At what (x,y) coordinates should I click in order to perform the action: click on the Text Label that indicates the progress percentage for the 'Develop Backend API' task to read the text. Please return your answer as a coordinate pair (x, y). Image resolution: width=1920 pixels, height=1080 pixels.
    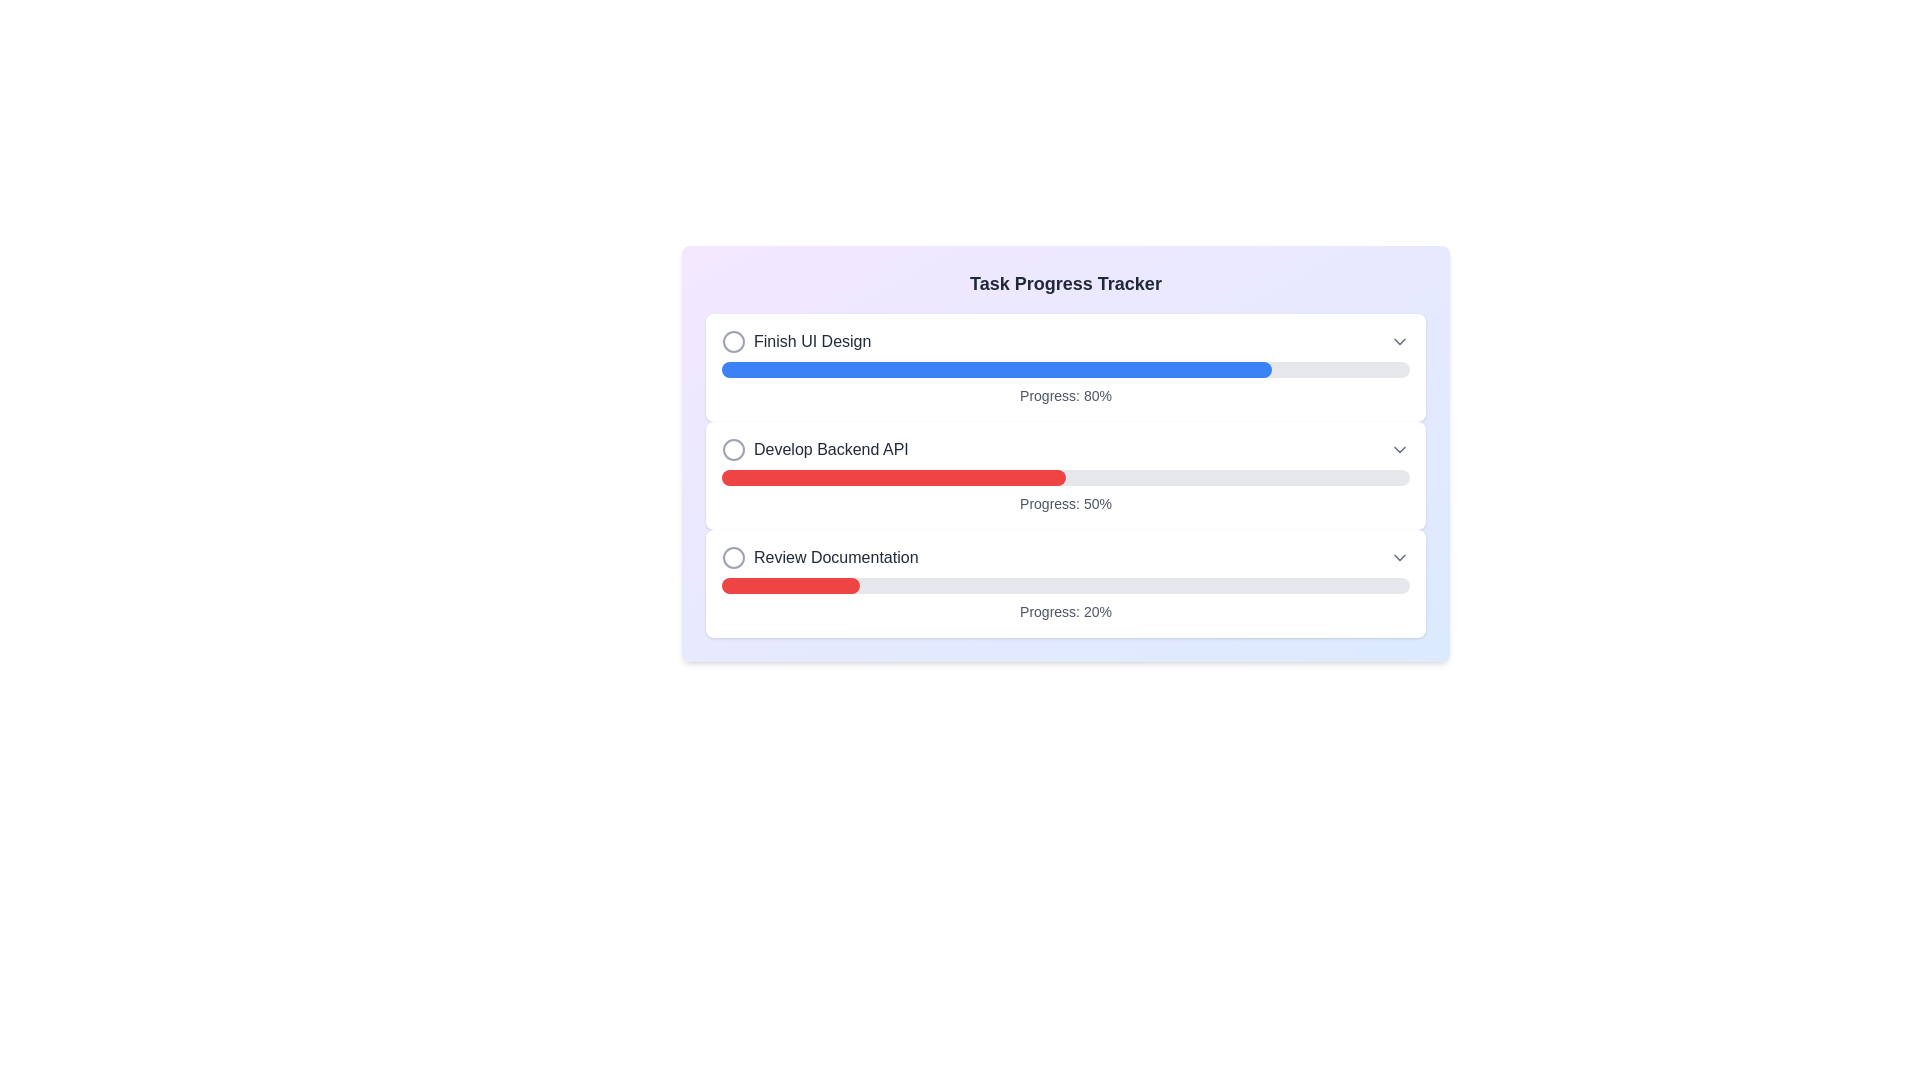
    Looking at the image, I should click on (1064, 503).